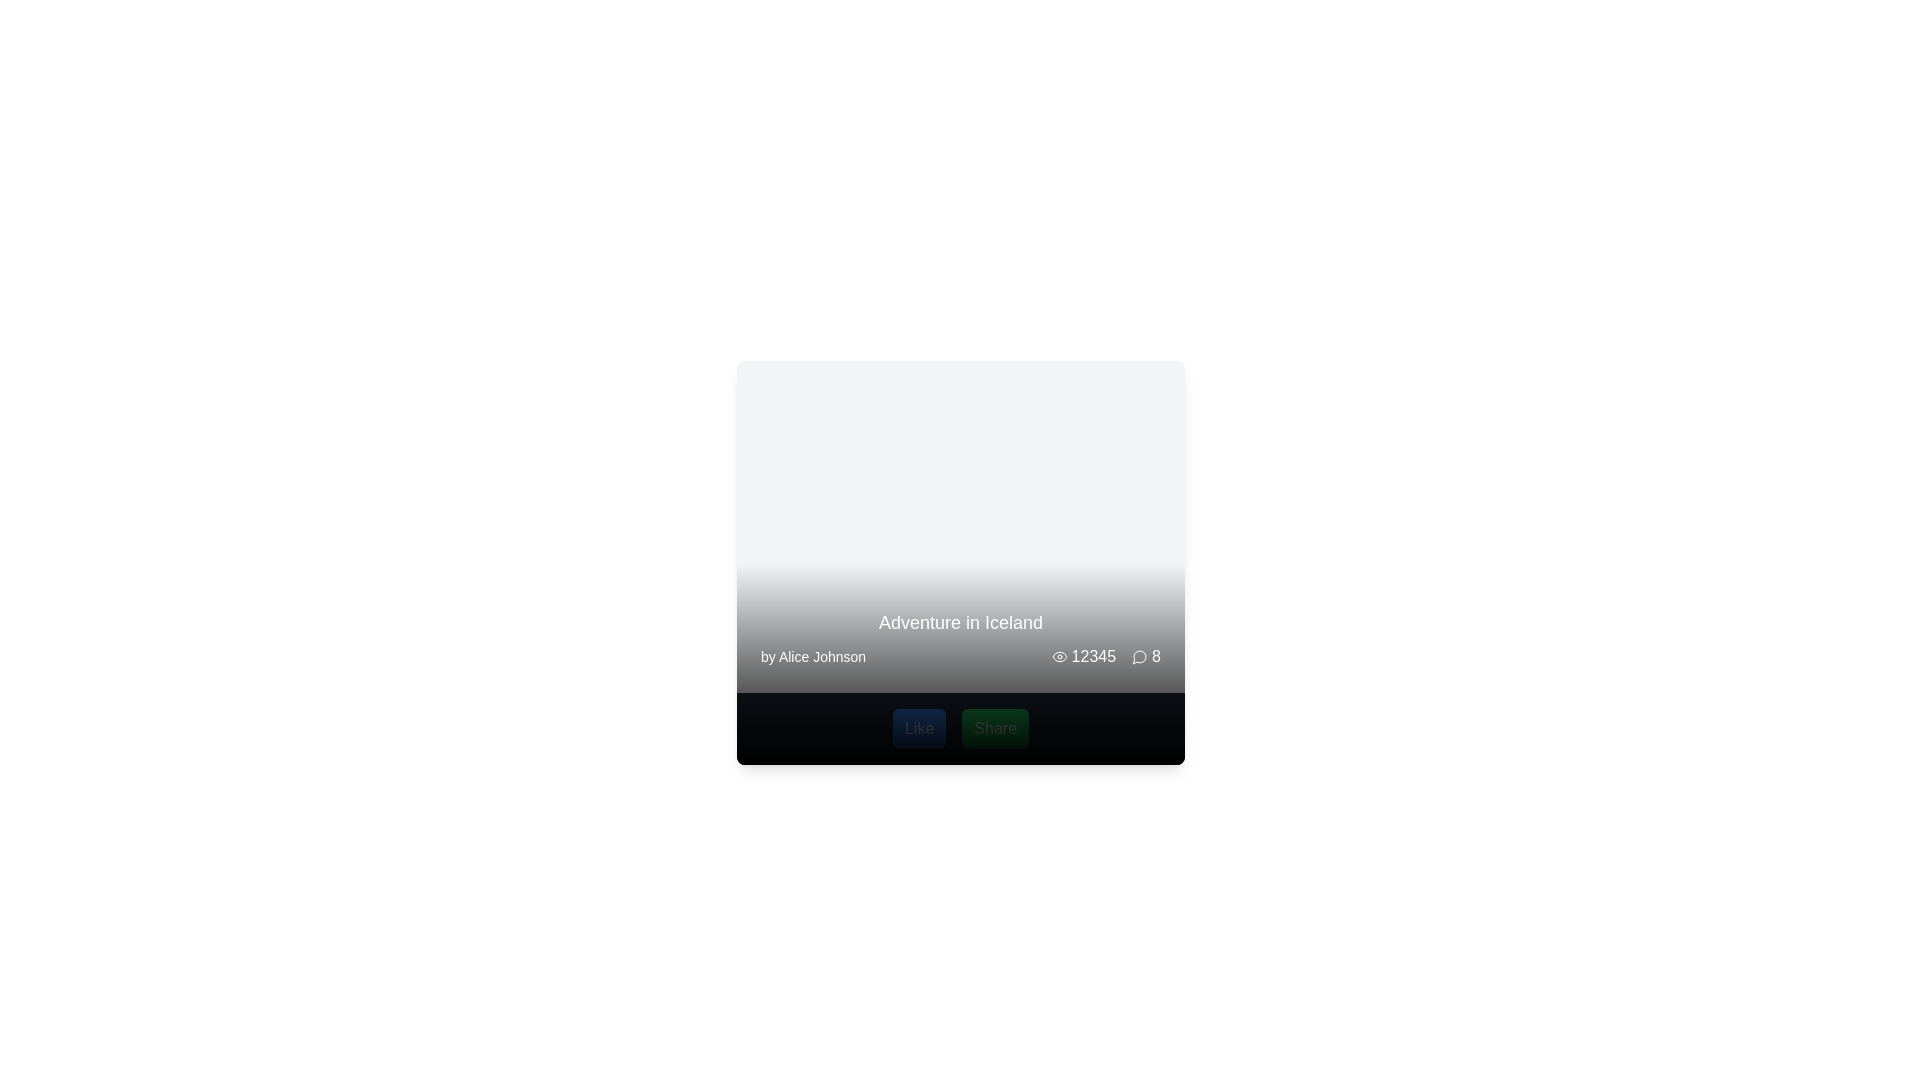 This screenshot has height=1080, width=1920. I want to click on the text element displaying 'Adventure in Iceland', which is styled in a large, bold white font against a darker gradient background, located at the top of its section, so click(960, 622).